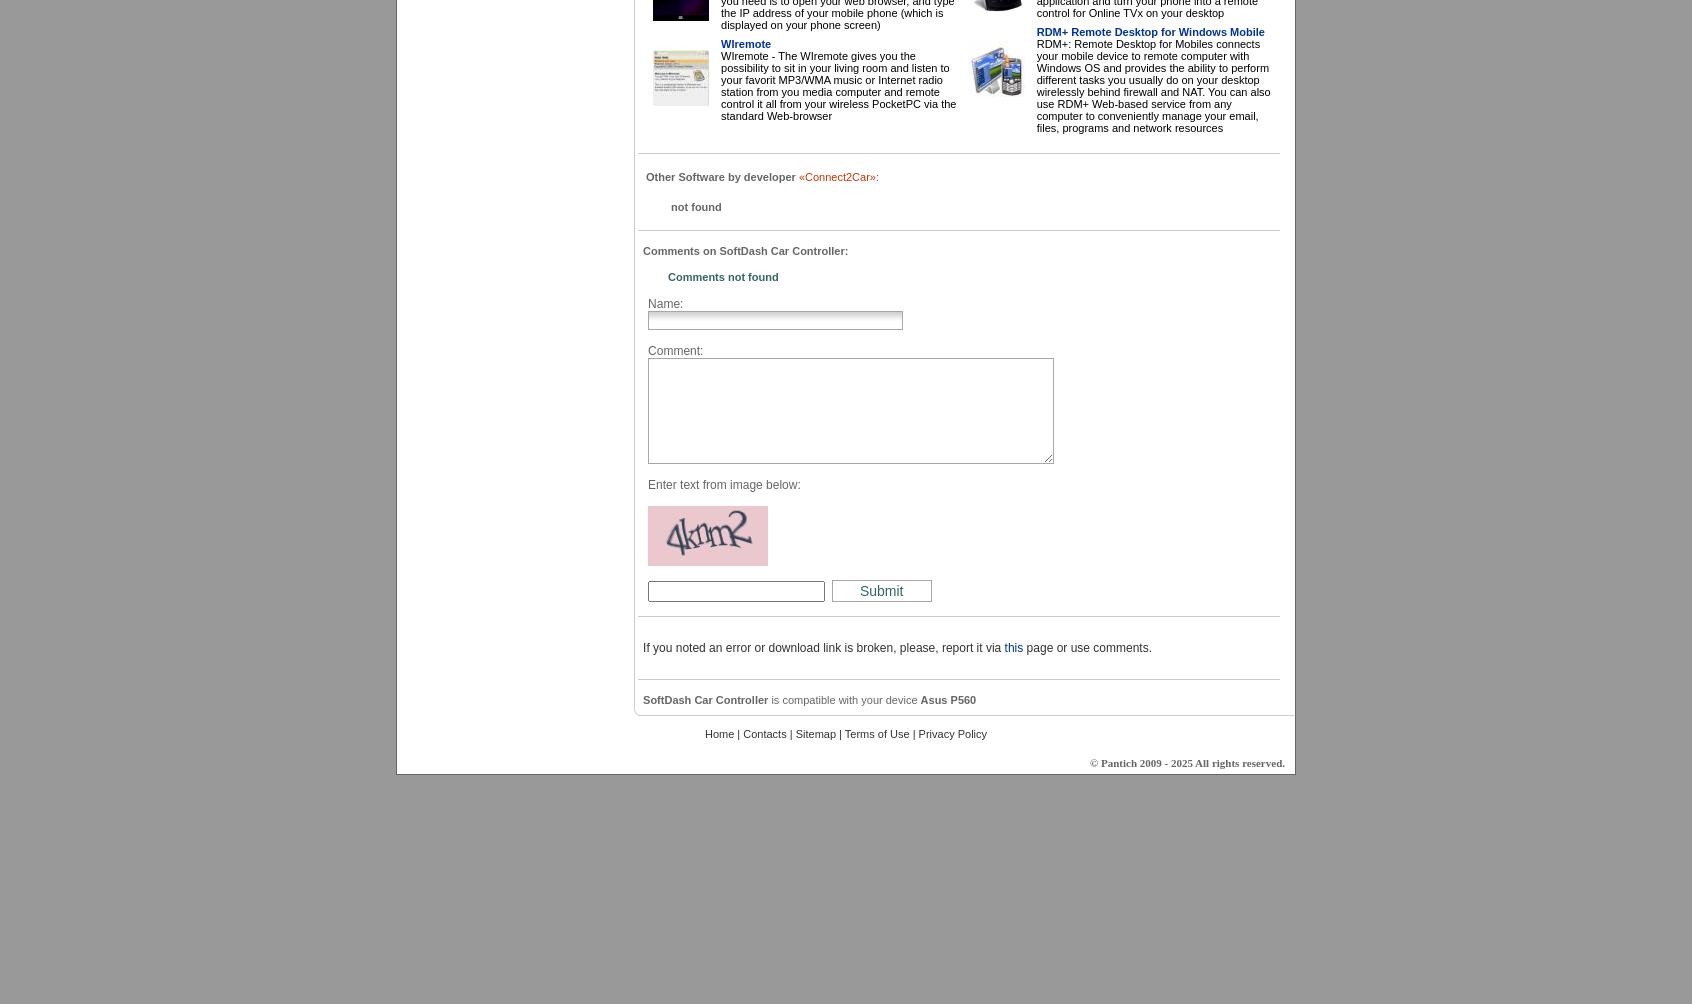  I want to click on 'Enter text from image below:', so click(648, 484).